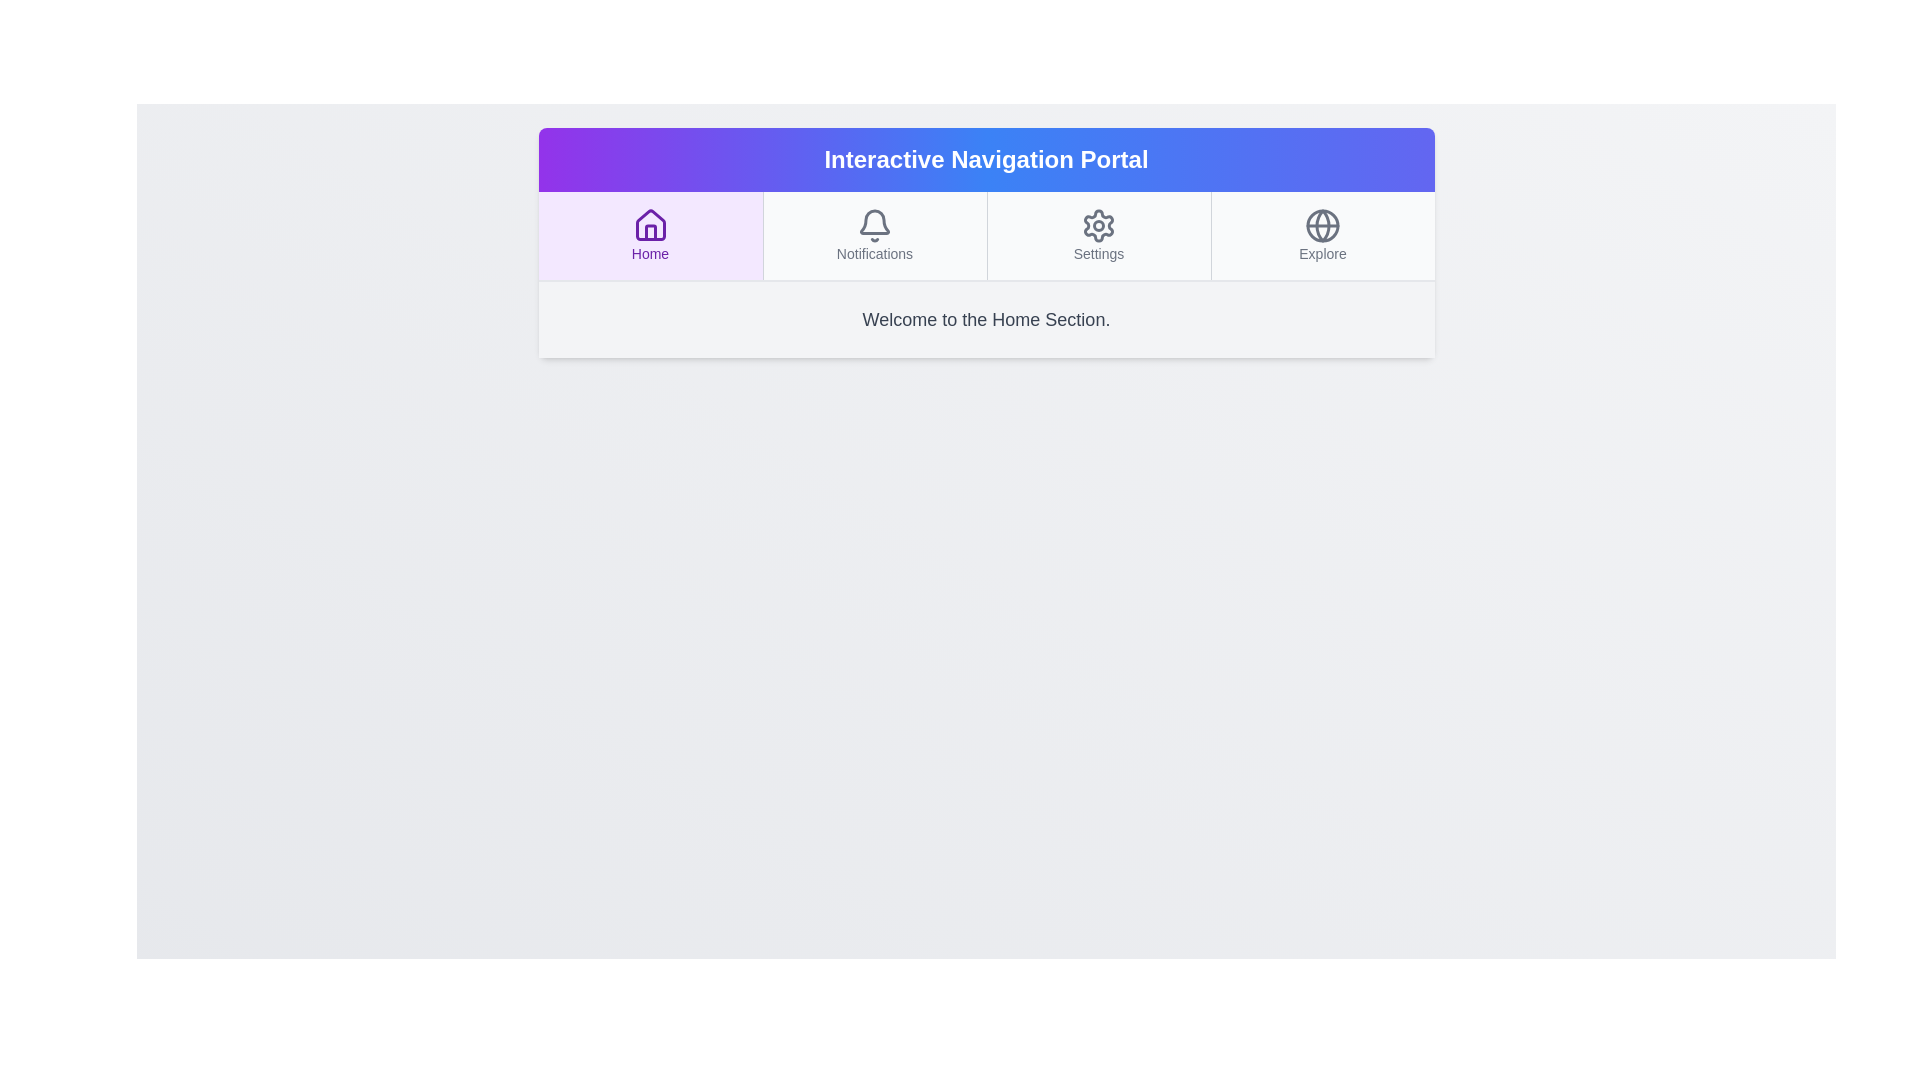  What do you see at coordinates (1322, 234) in the screenshot?
I see `the 'Explore' button, which features a gray globe icon above the text, located in the fourth column of the navigation bar` at bounding box center [1322, 234].